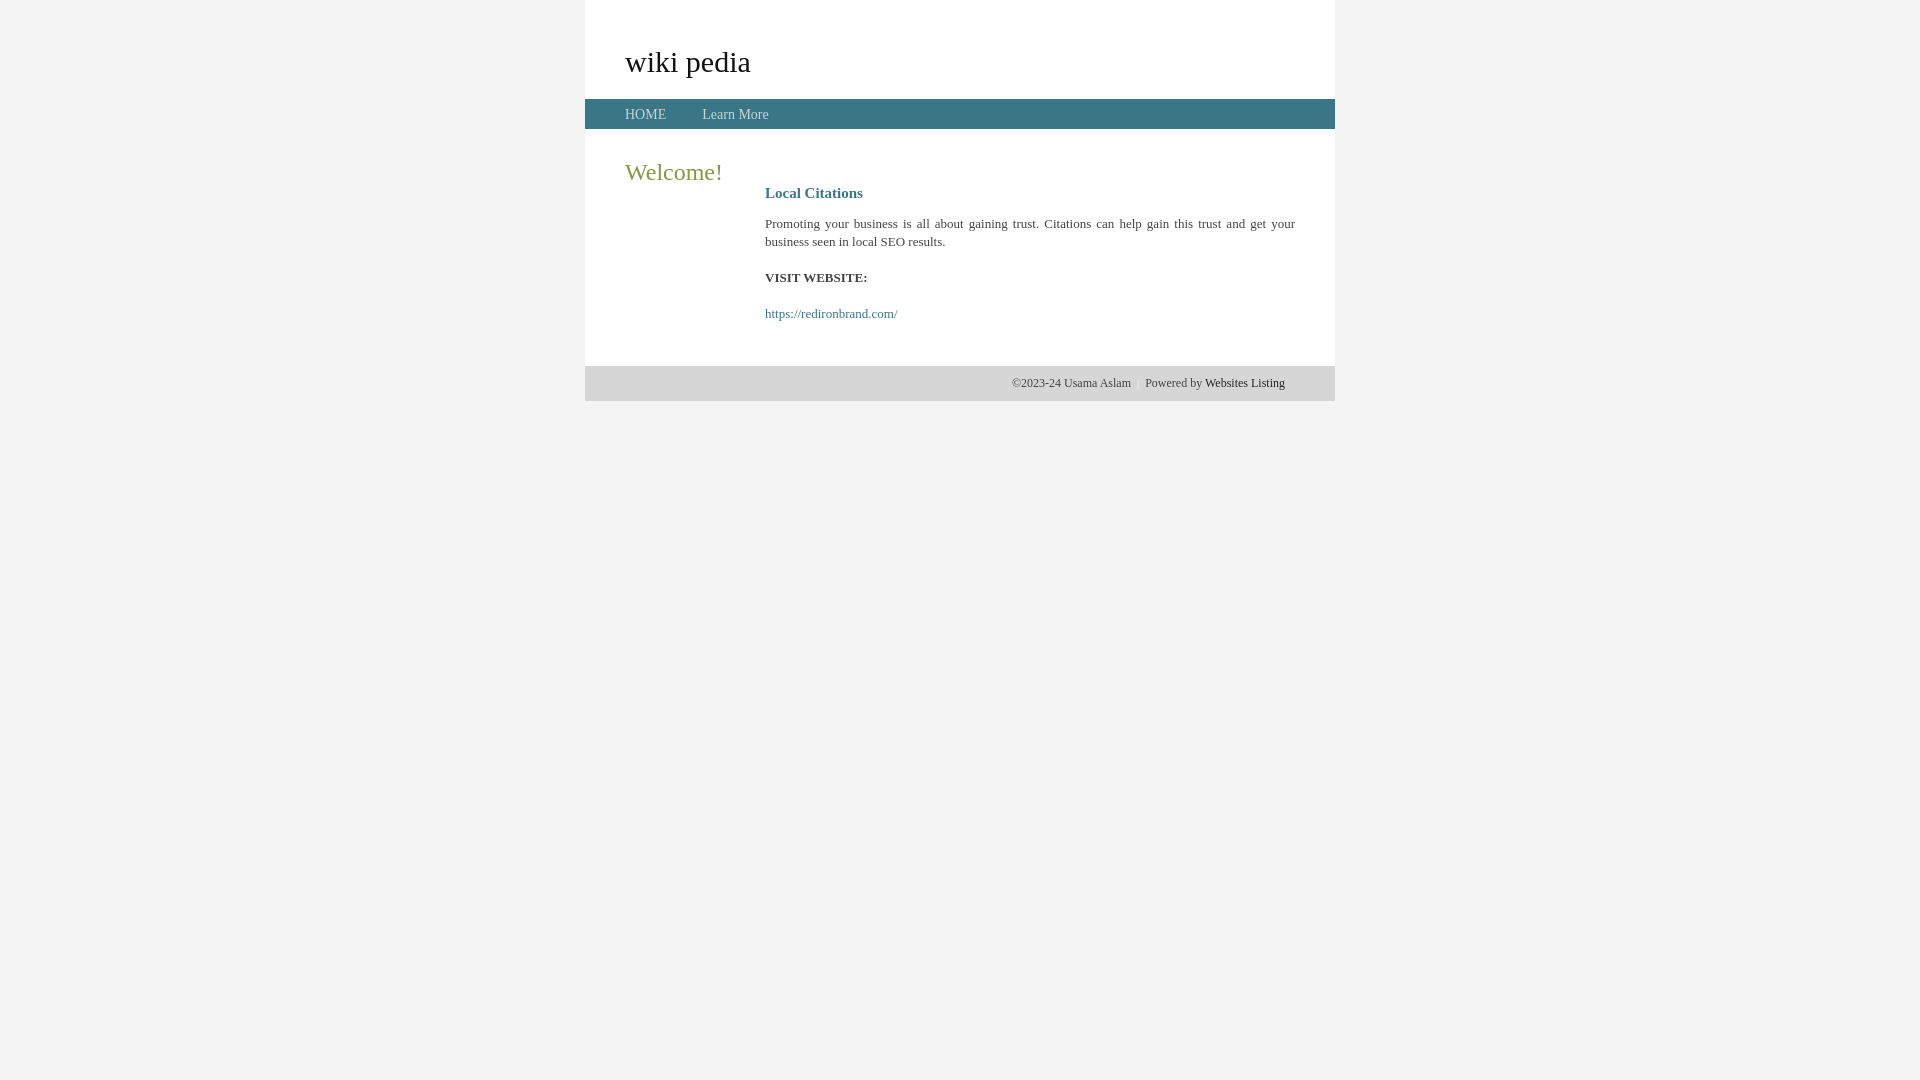 The image size is (1920, 1080). What do you see at coordinates (687, 60) in the screenshot?
I see `'wiki pedia'` at bounding box center [687, 60].